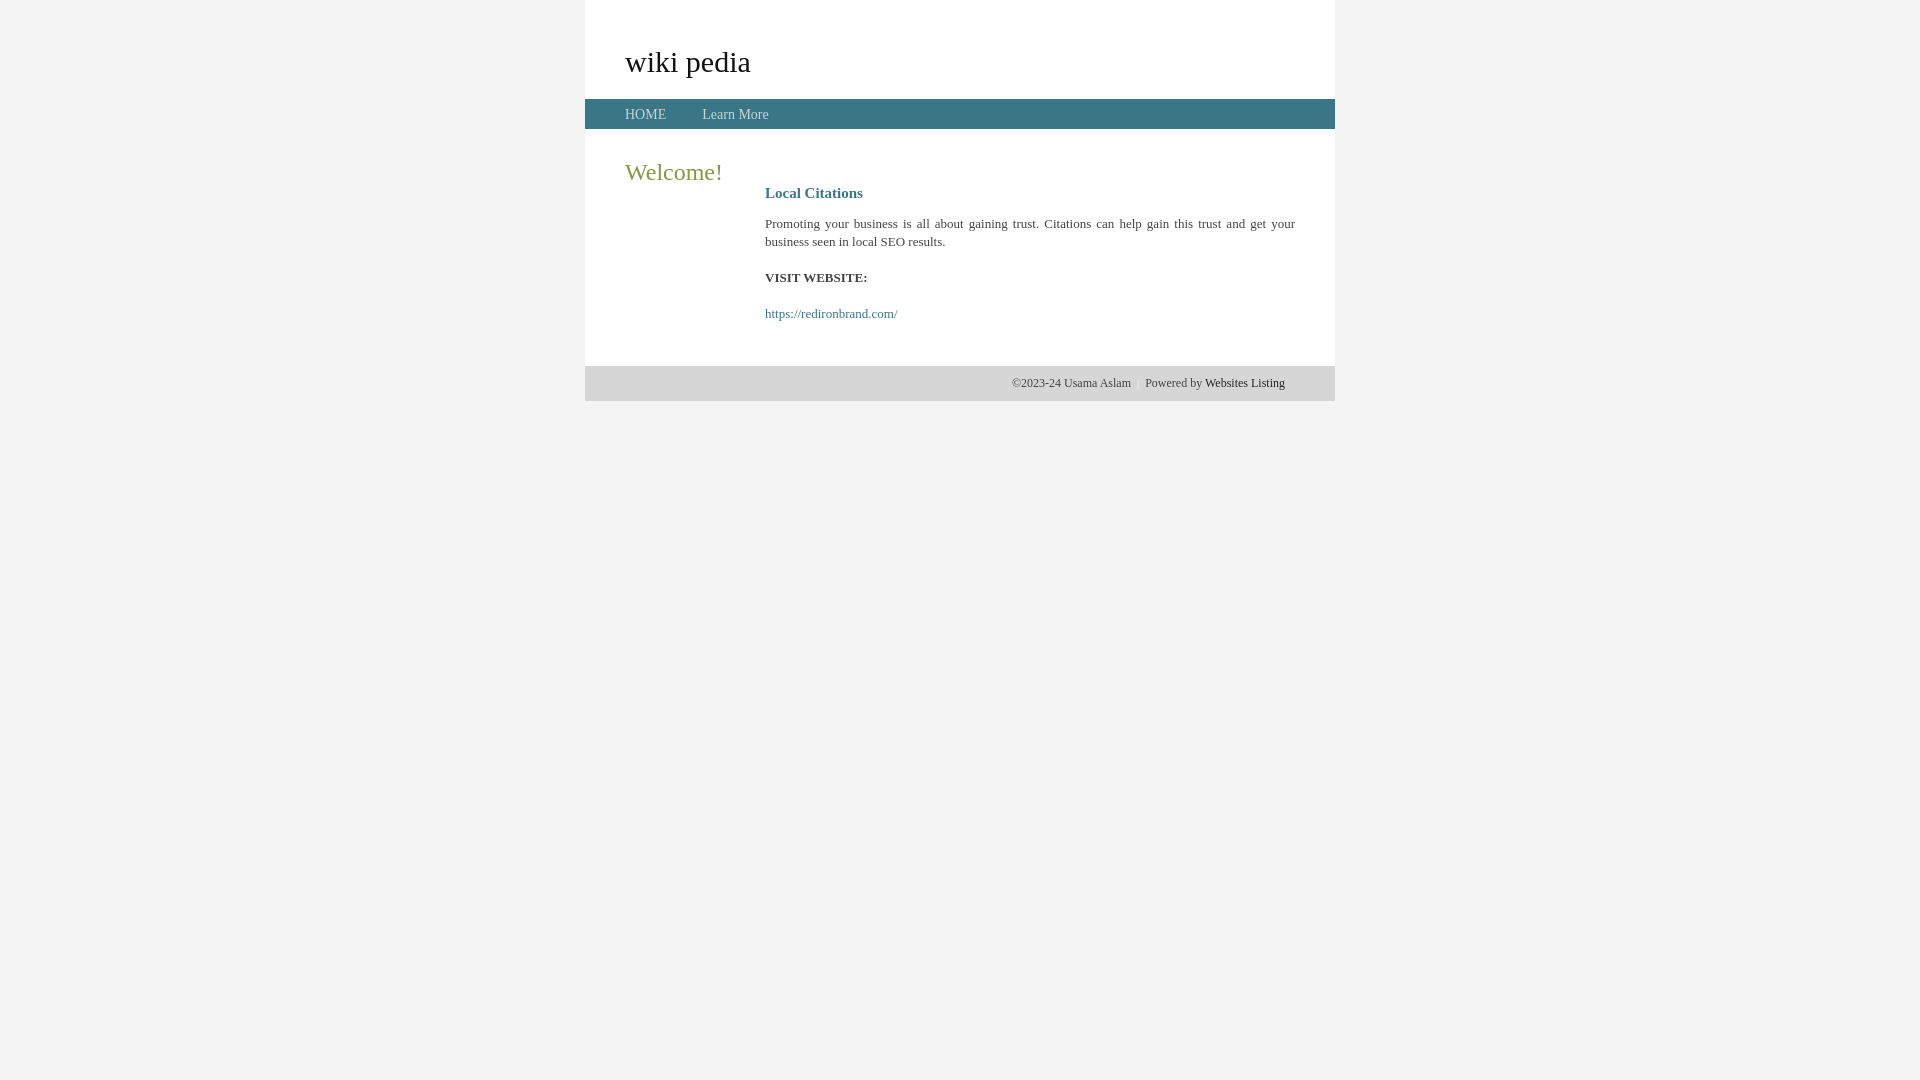 The image size is (1920, 1080). What do you see at coordinates (687, 60) in the screenshot?
I see `'wiki pedia'` at bounding box center [687, 60].